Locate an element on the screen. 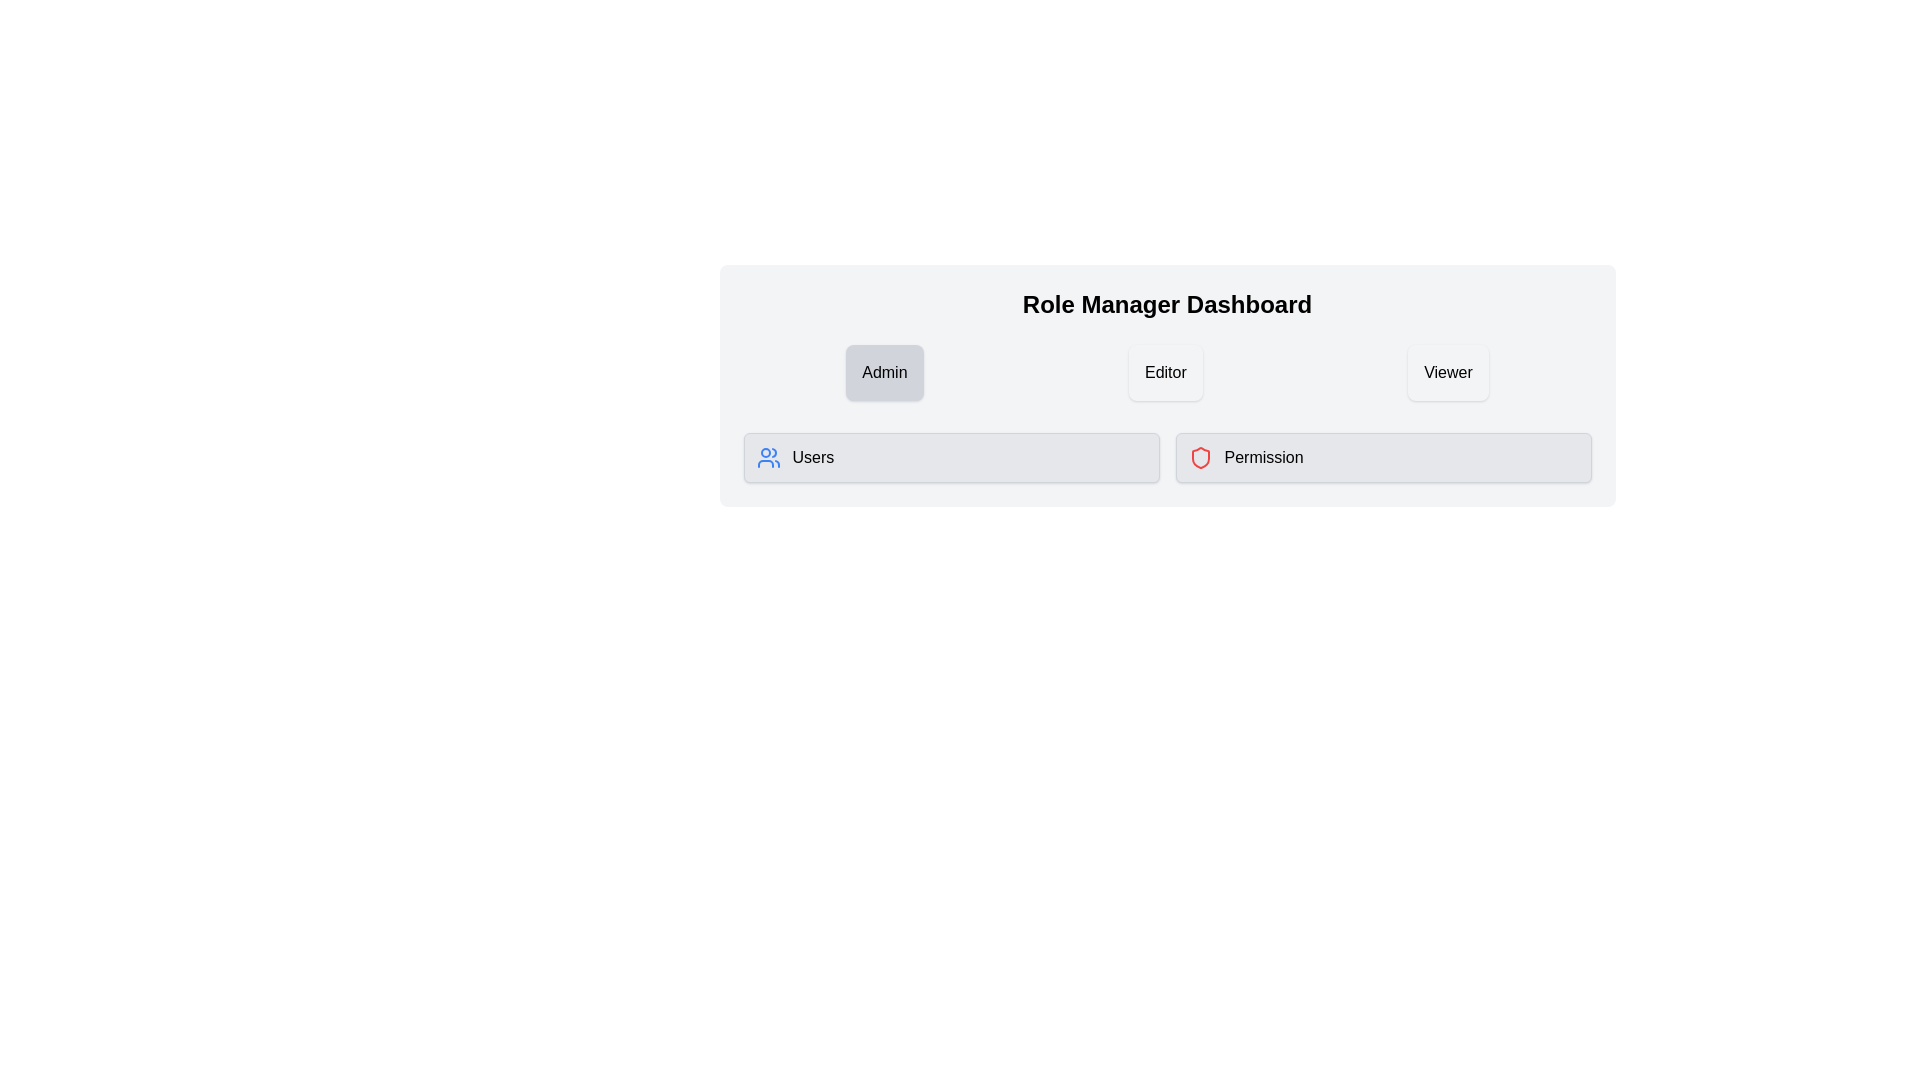  the blue-colored icon resembling a group of people, which is located within a button on the left side of the interface alongside the label 'Users' is located at coordinates (767, 458).